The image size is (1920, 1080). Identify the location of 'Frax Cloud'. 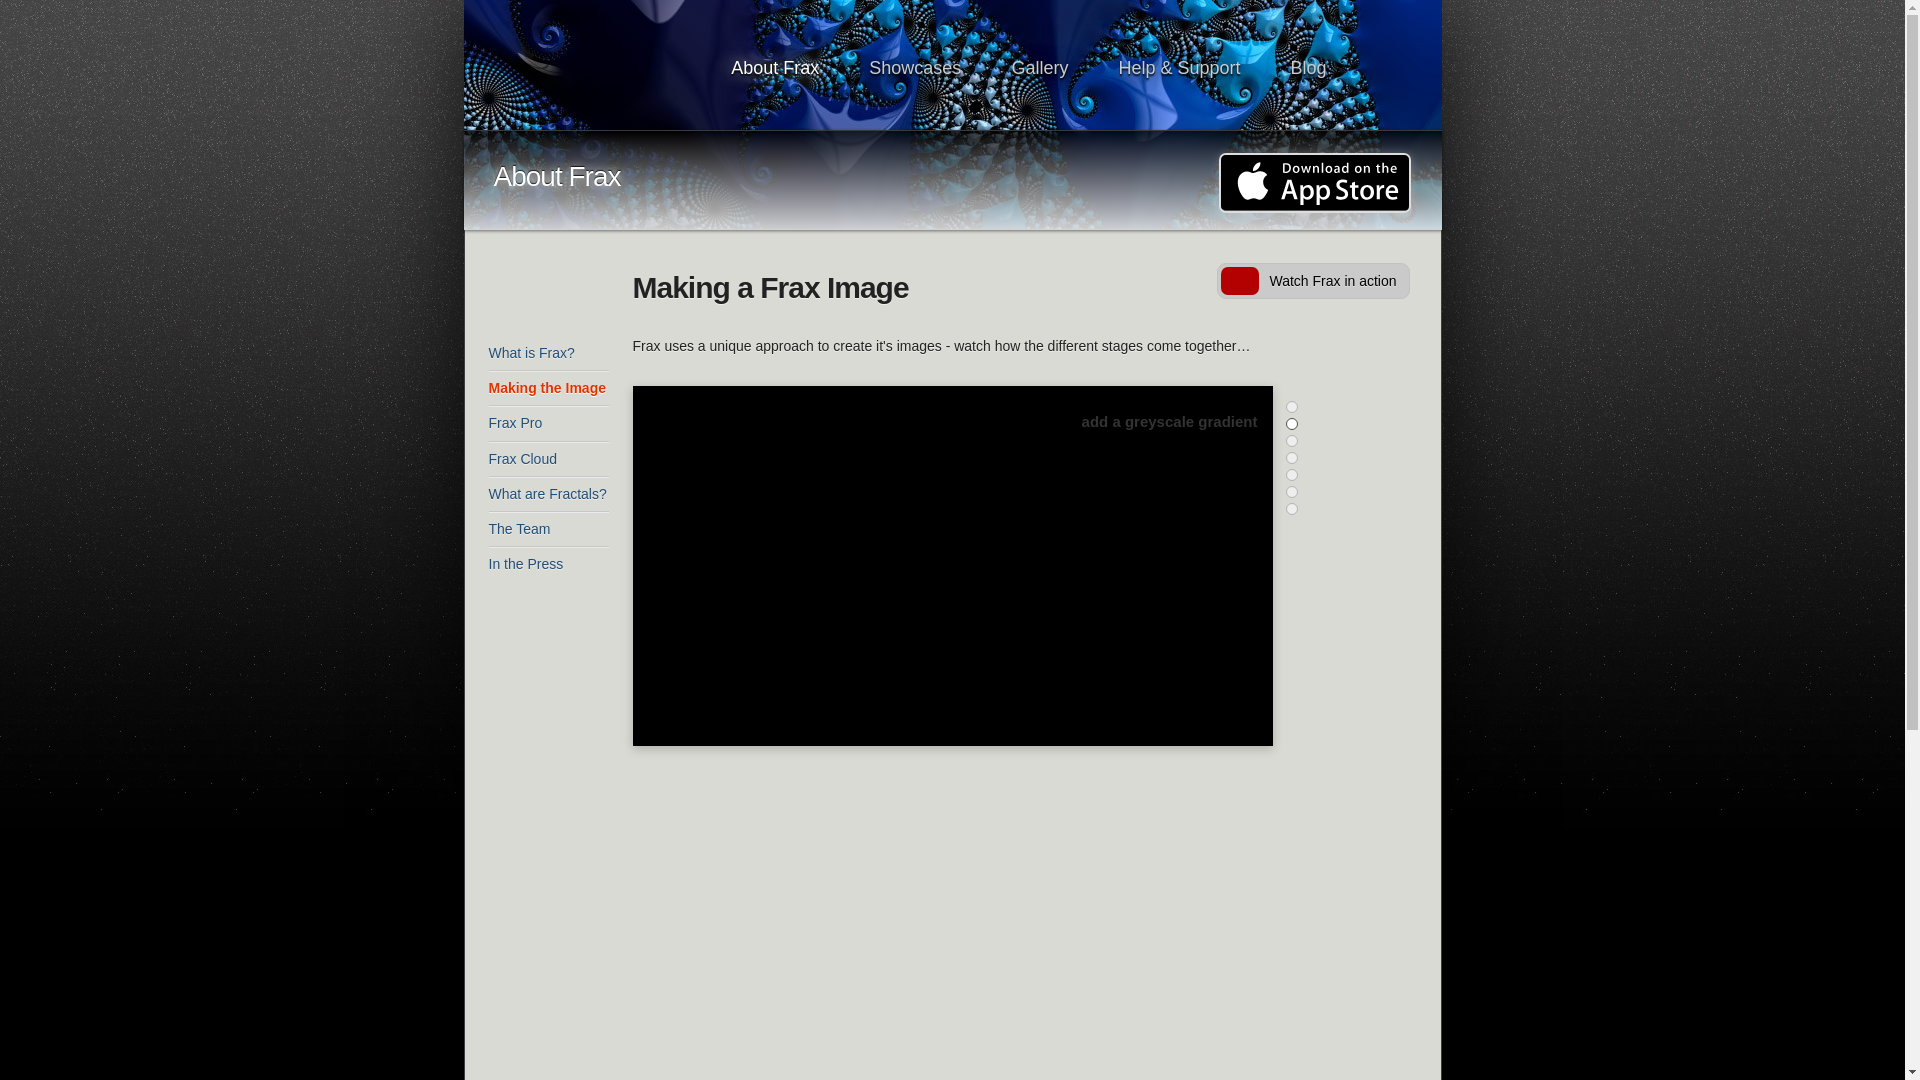
(547, 459).